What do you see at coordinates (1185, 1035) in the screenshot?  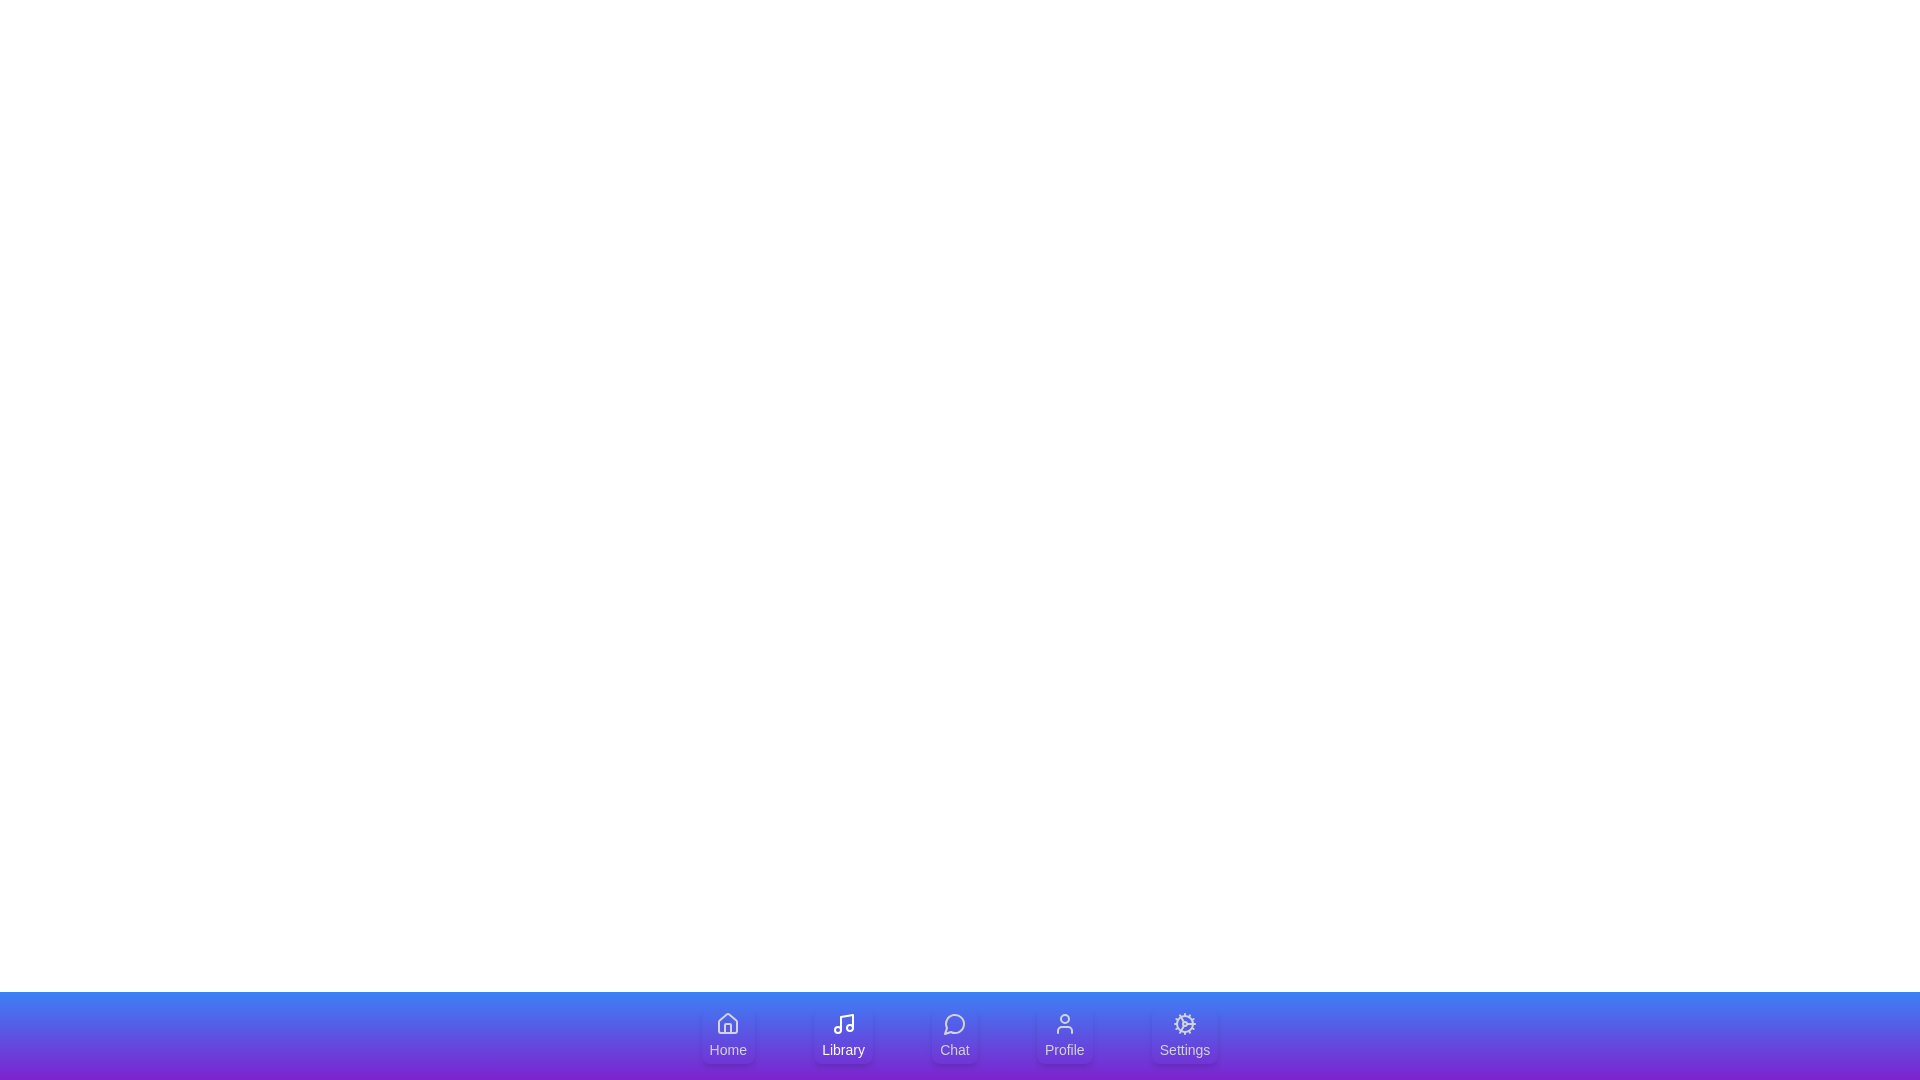 I see `the tab labeled Settings` at bounding box center [1185, 1035].